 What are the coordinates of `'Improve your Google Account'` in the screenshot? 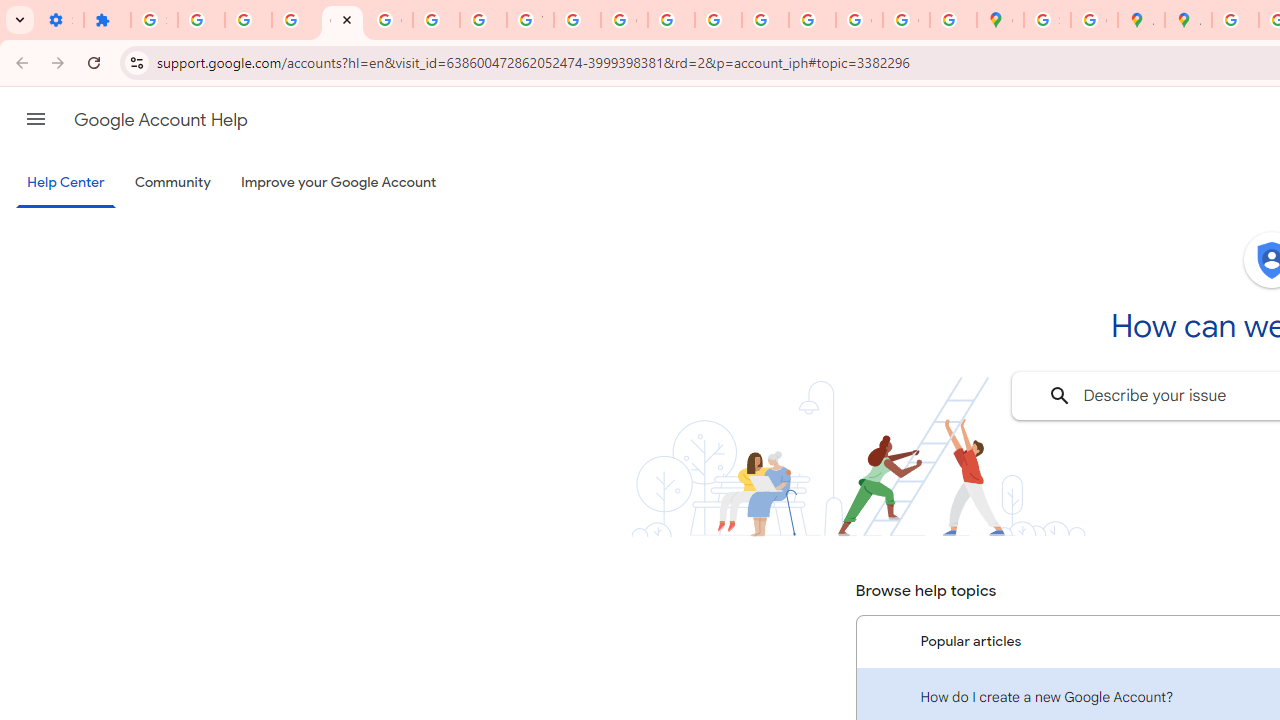 It's located at (339, 183).